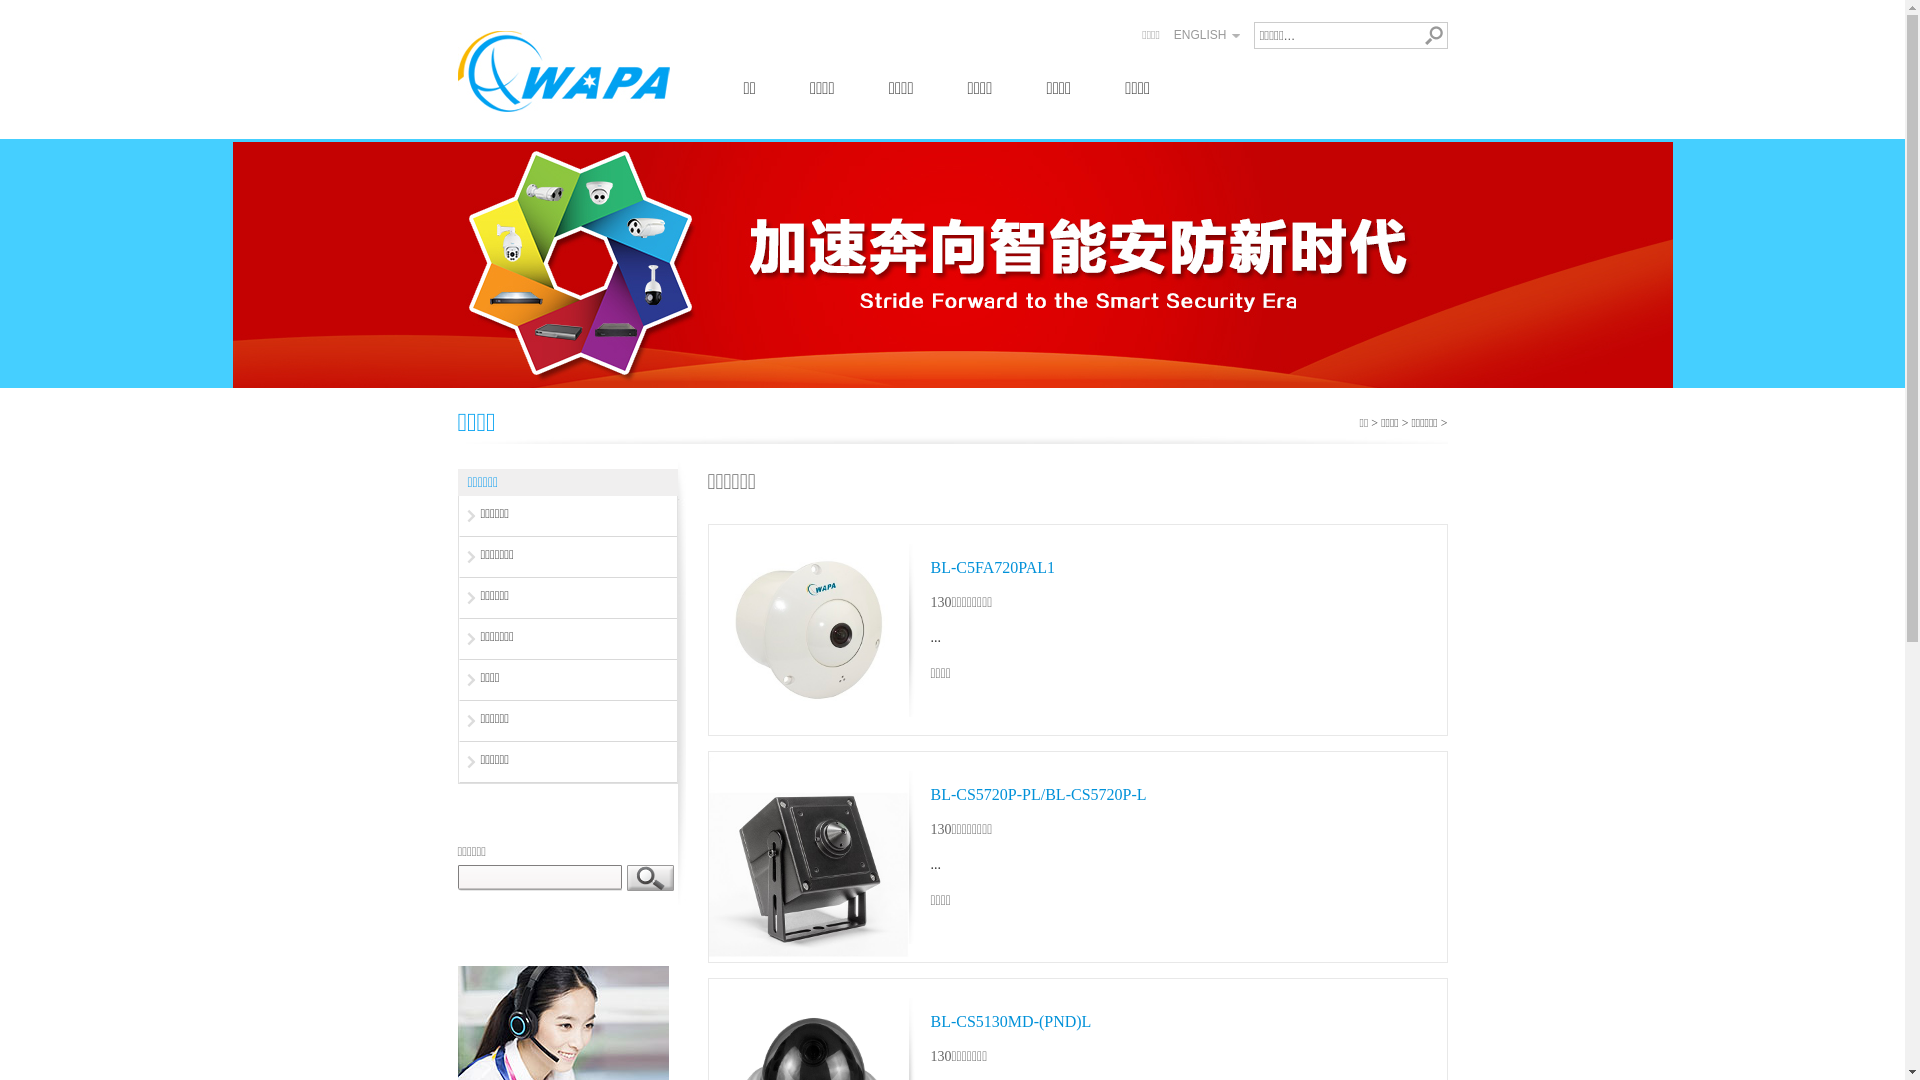  I want to click on 'BL-CS5720P-PL/BL-CS5720P-L', so click(1037, 793).